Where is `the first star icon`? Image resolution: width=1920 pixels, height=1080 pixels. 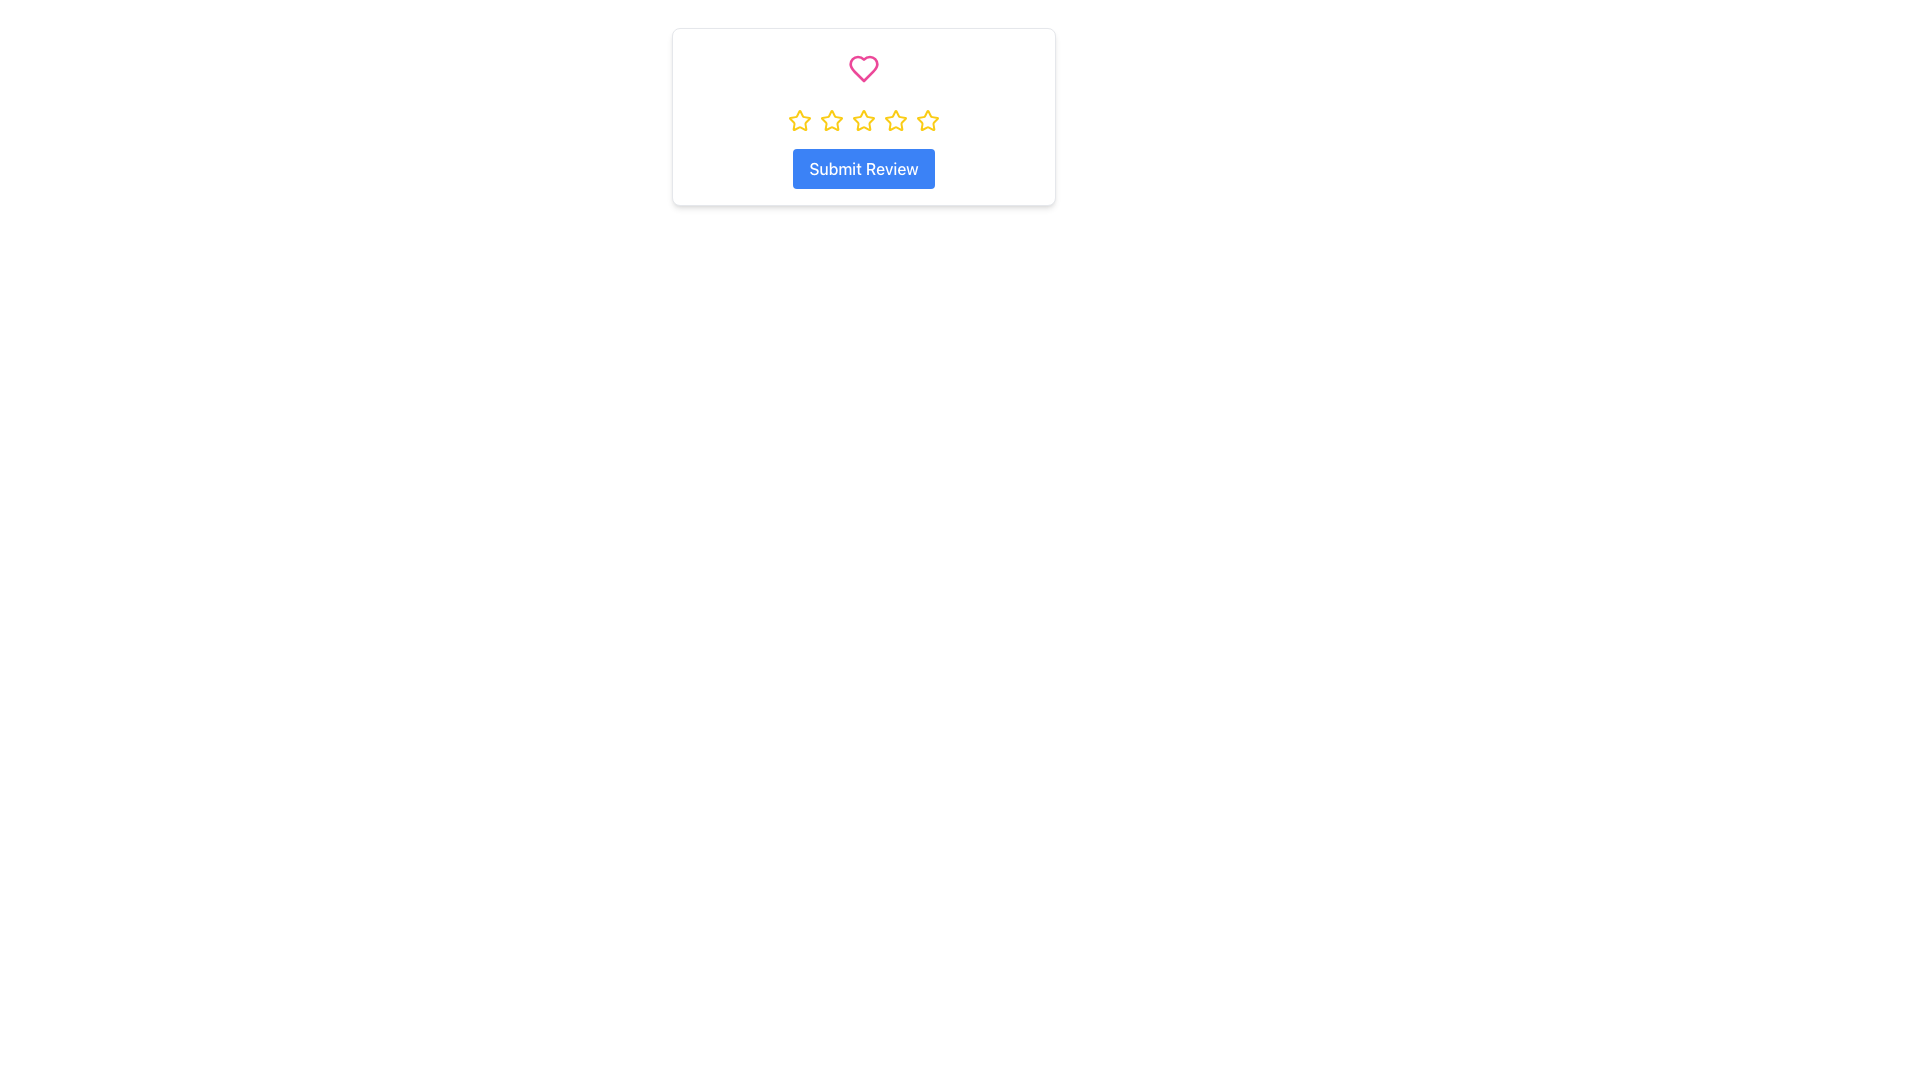
the first star icon is located at coordinates (800, 120).